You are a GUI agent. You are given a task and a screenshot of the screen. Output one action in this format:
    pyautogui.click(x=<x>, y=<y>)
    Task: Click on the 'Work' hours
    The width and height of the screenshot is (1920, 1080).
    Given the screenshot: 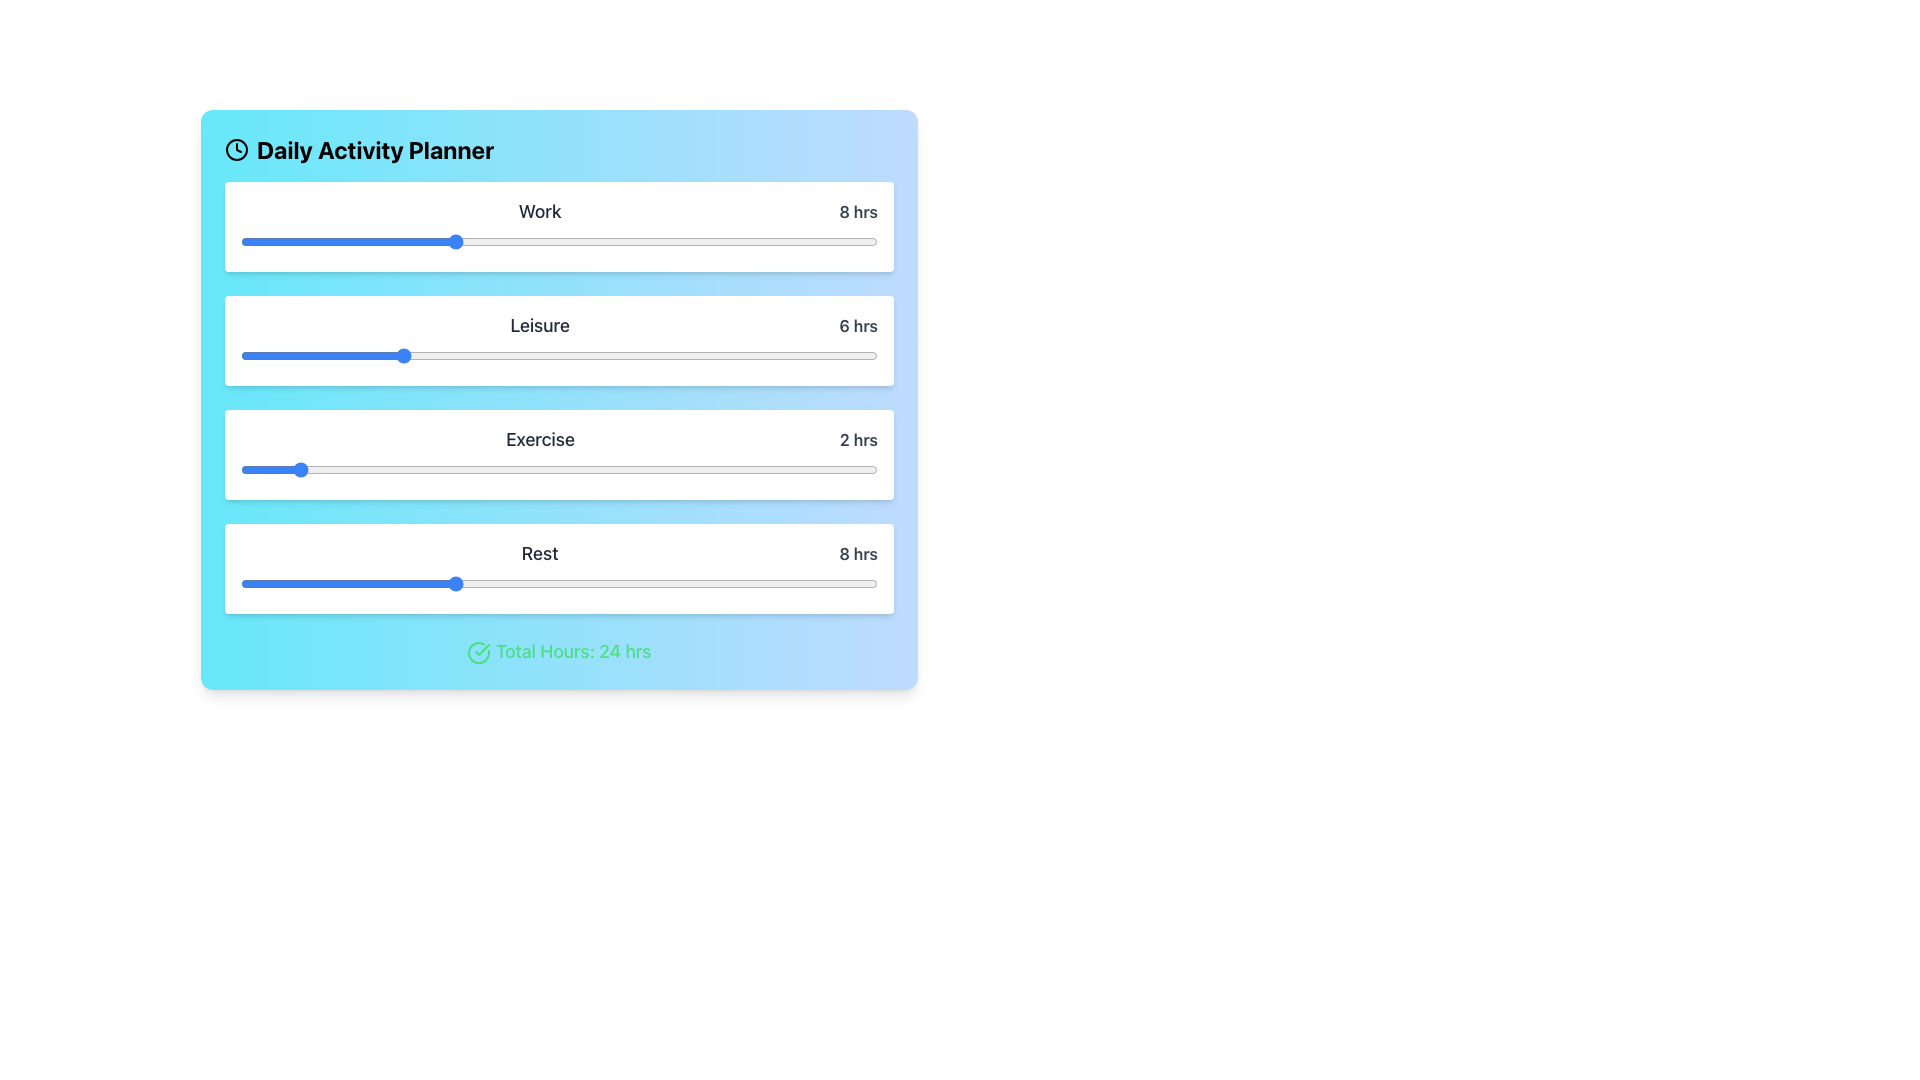 What is the action you would take?
    pyautogui.click(x=797, y=241)
    